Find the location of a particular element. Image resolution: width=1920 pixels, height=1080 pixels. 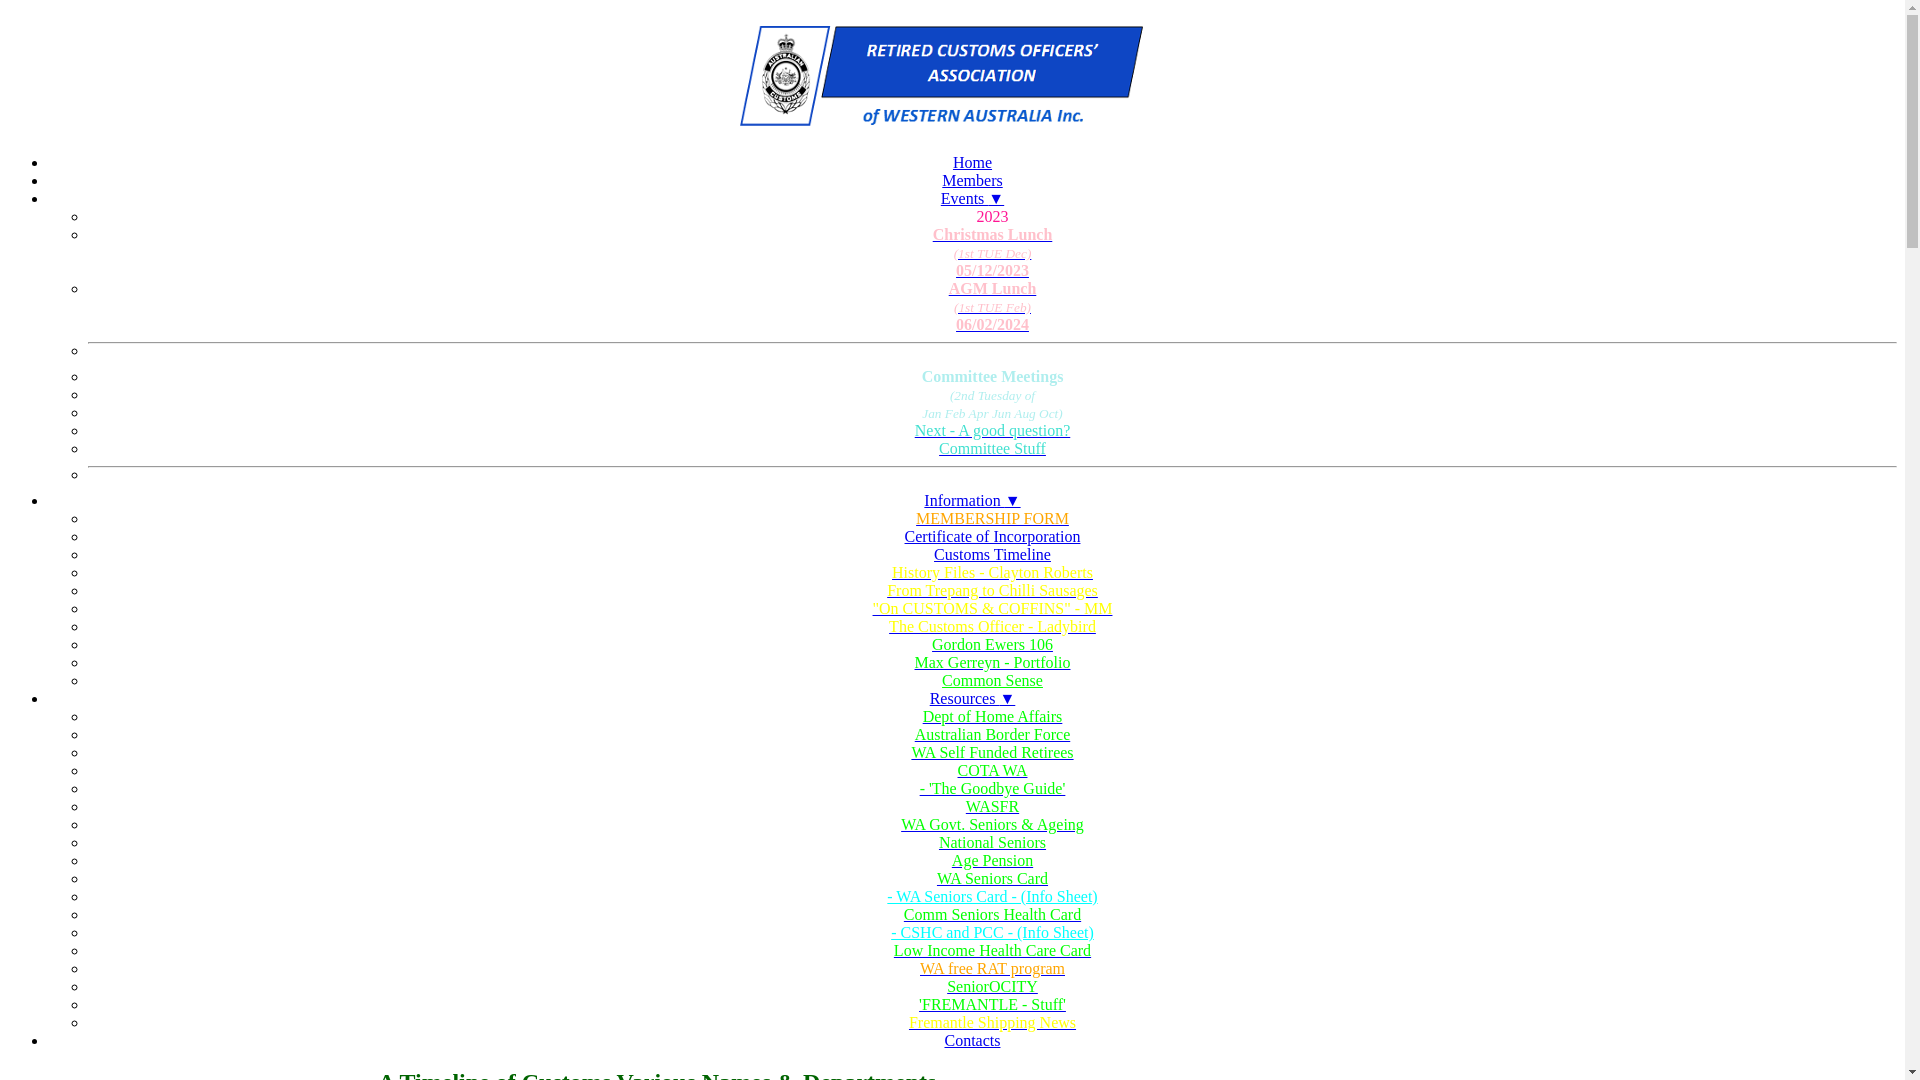

'Contacts' is located at coordinates (971, 1039).